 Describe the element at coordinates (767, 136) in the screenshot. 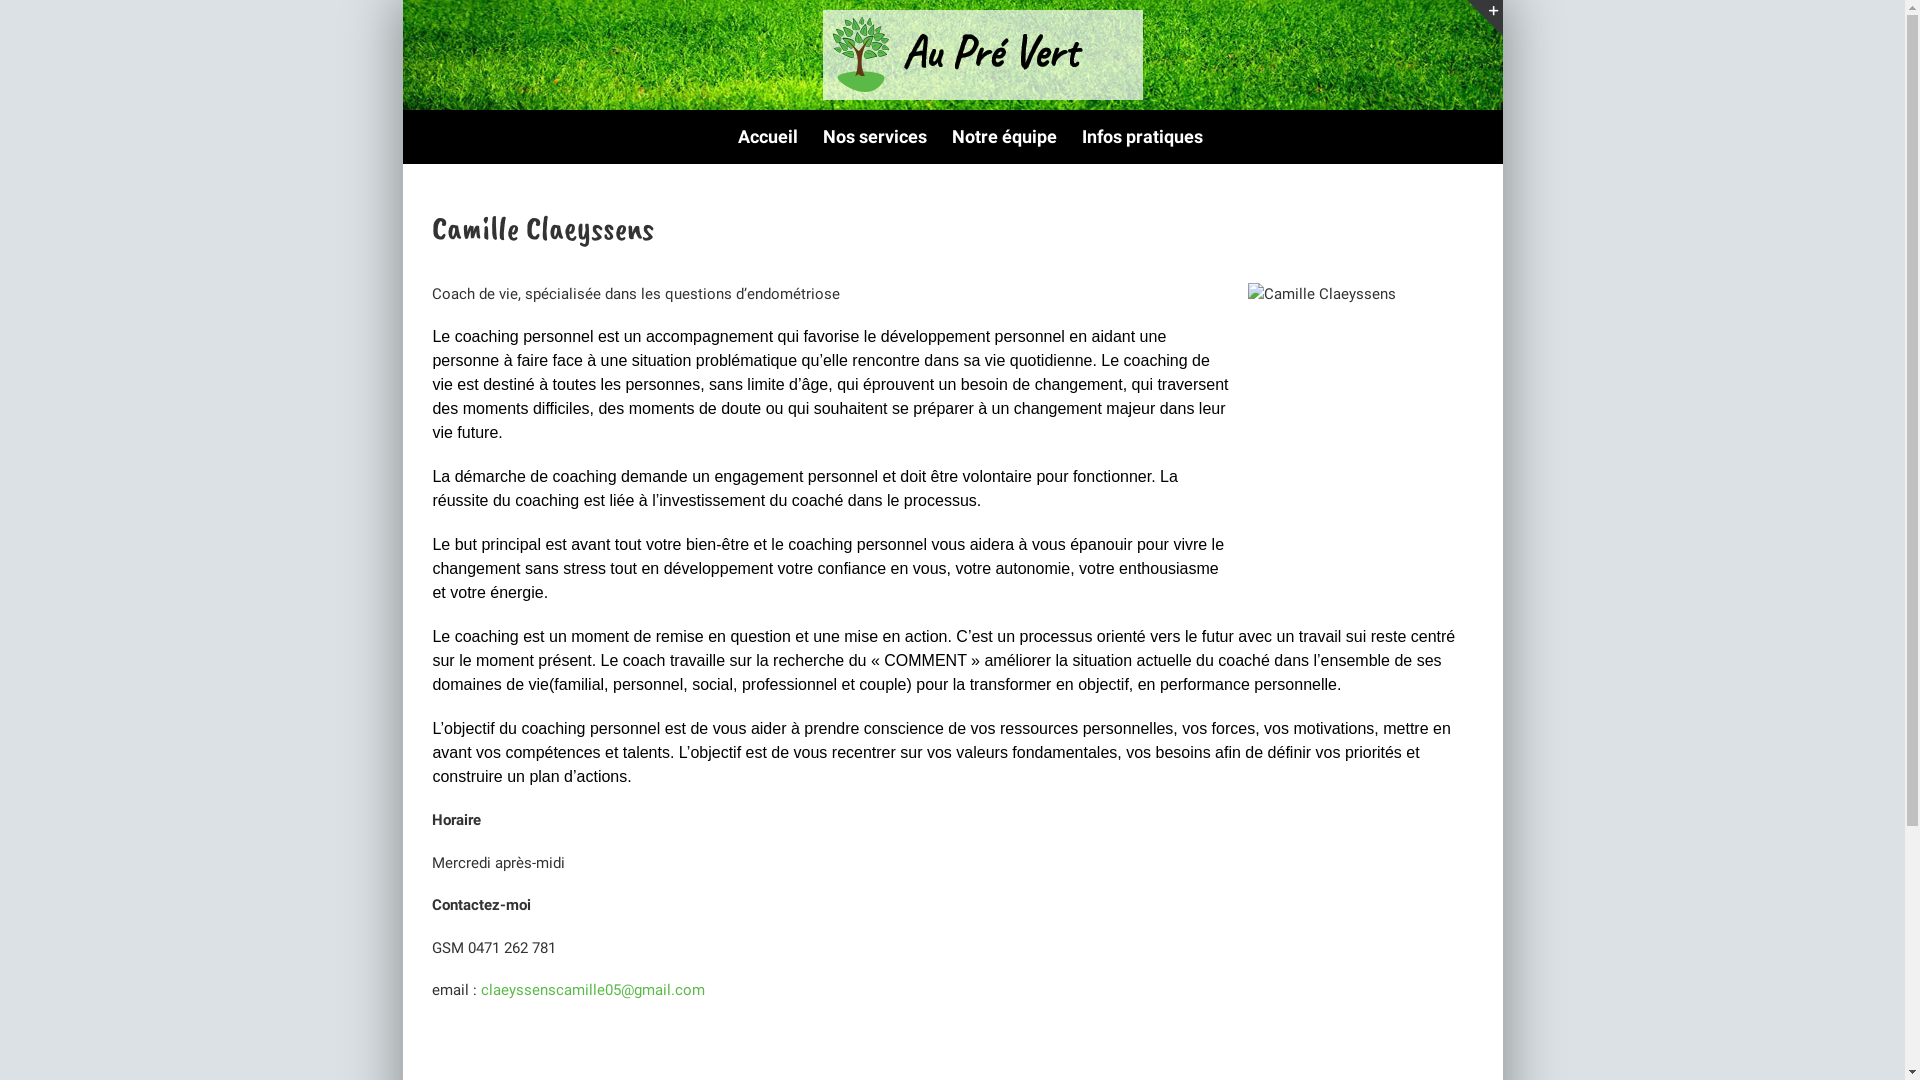

I see `'Accueil'` at that location.